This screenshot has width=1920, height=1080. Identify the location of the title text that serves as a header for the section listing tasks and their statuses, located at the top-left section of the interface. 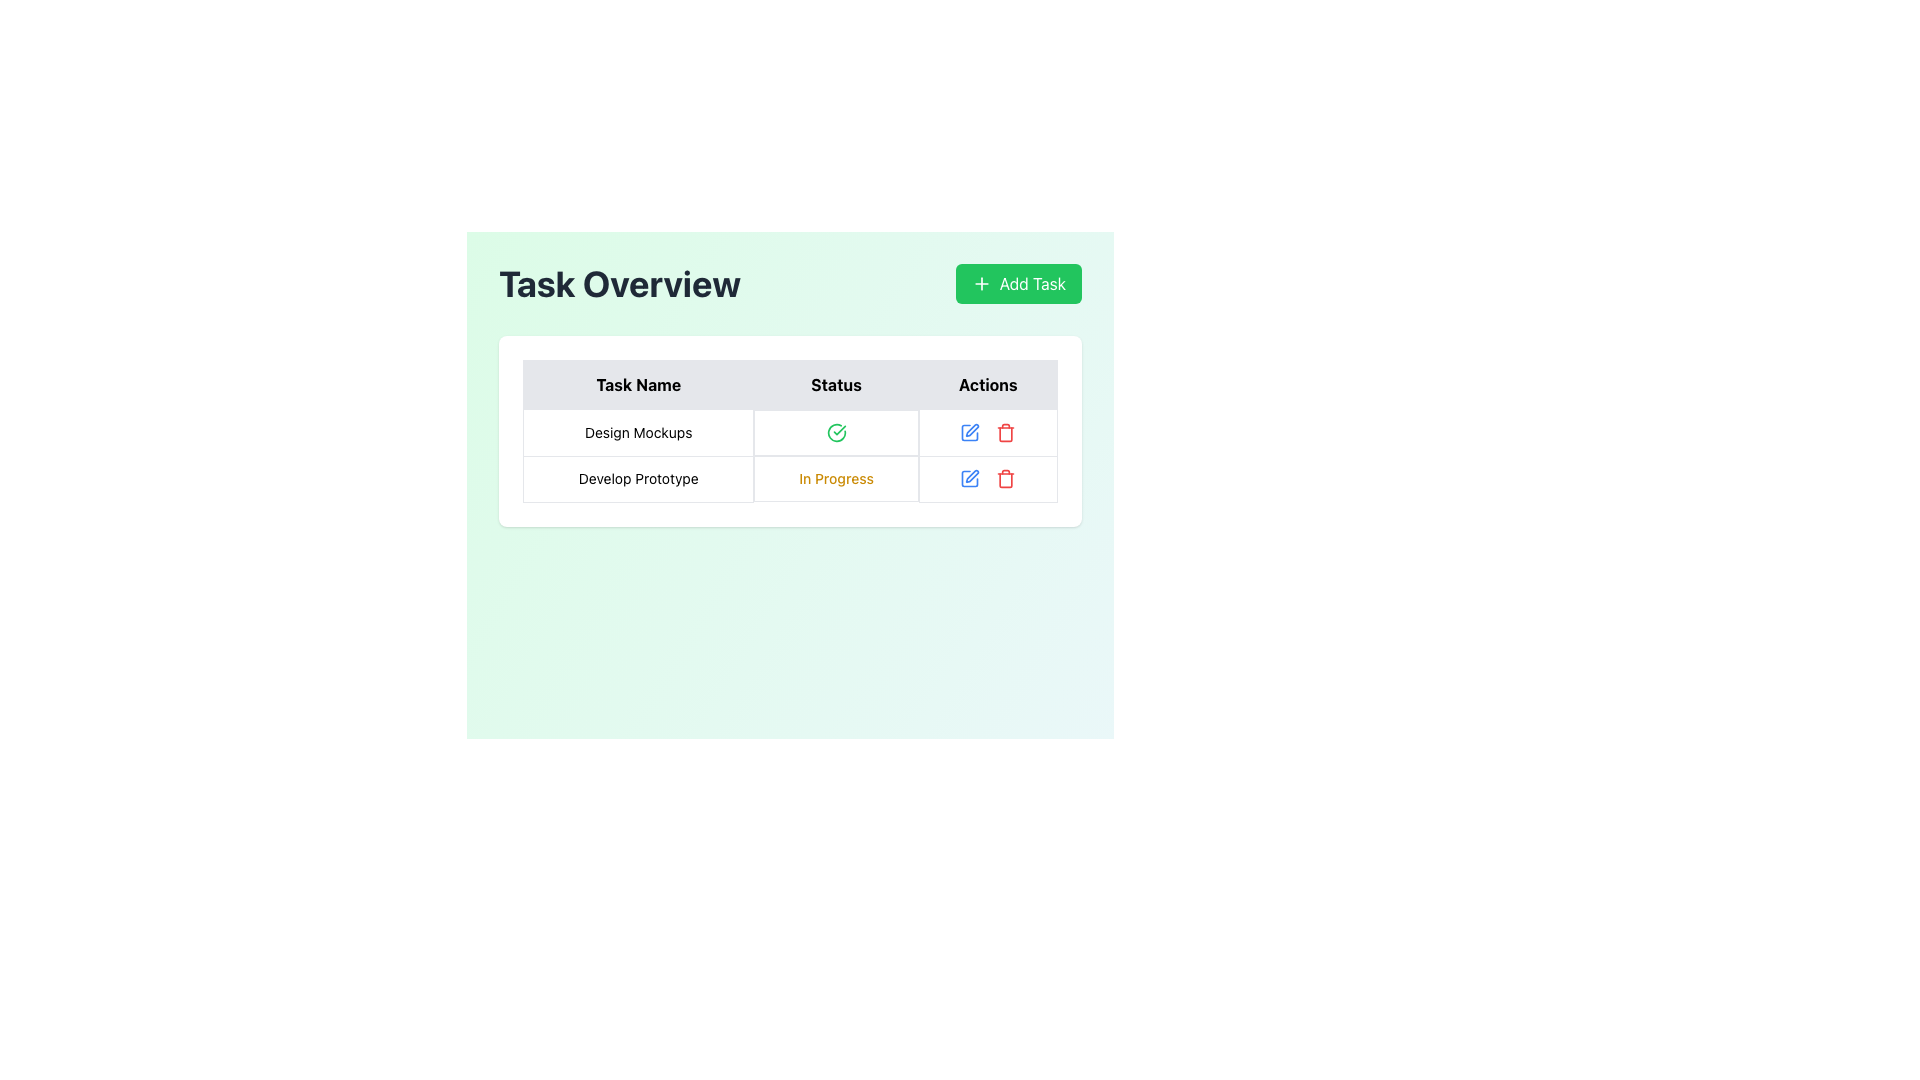
(618, 284).